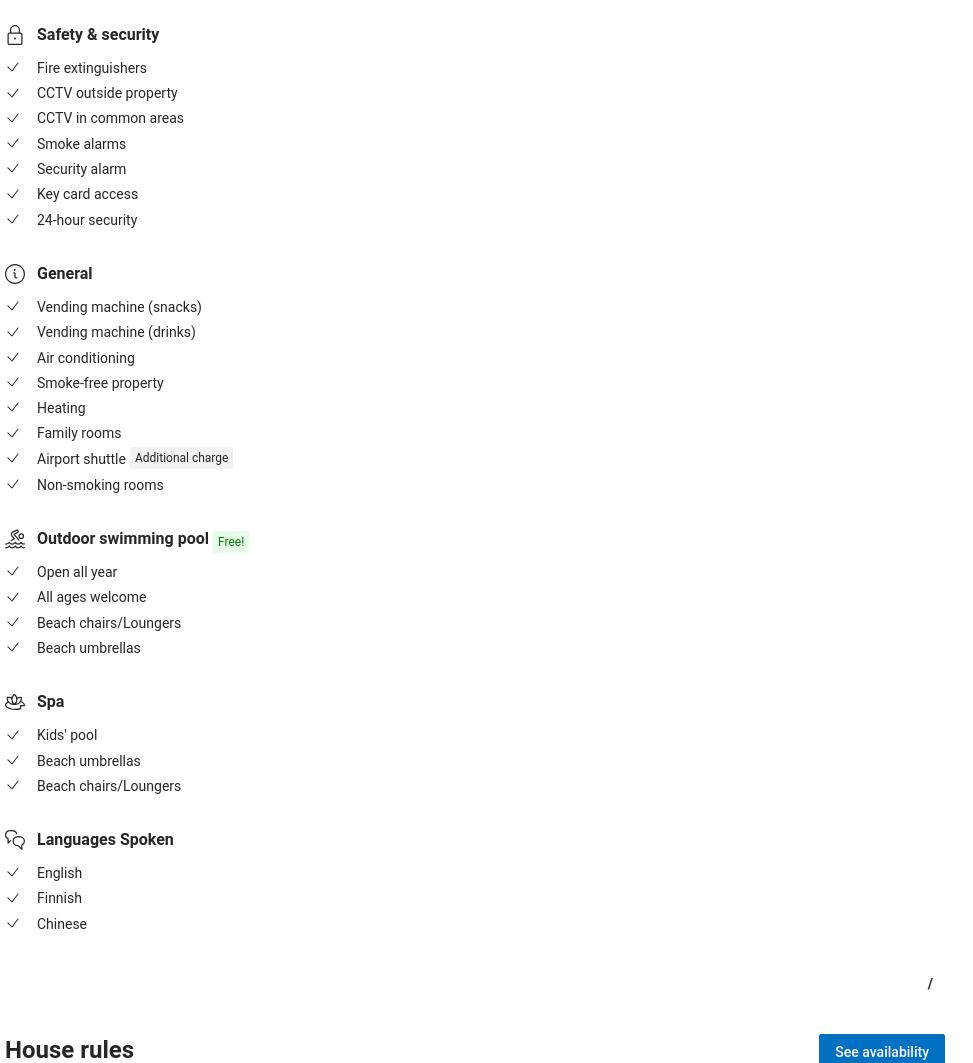  Describe the element at coordinates (80, 142) in the screenshot. I see `'Smoke alarms'` at that location.